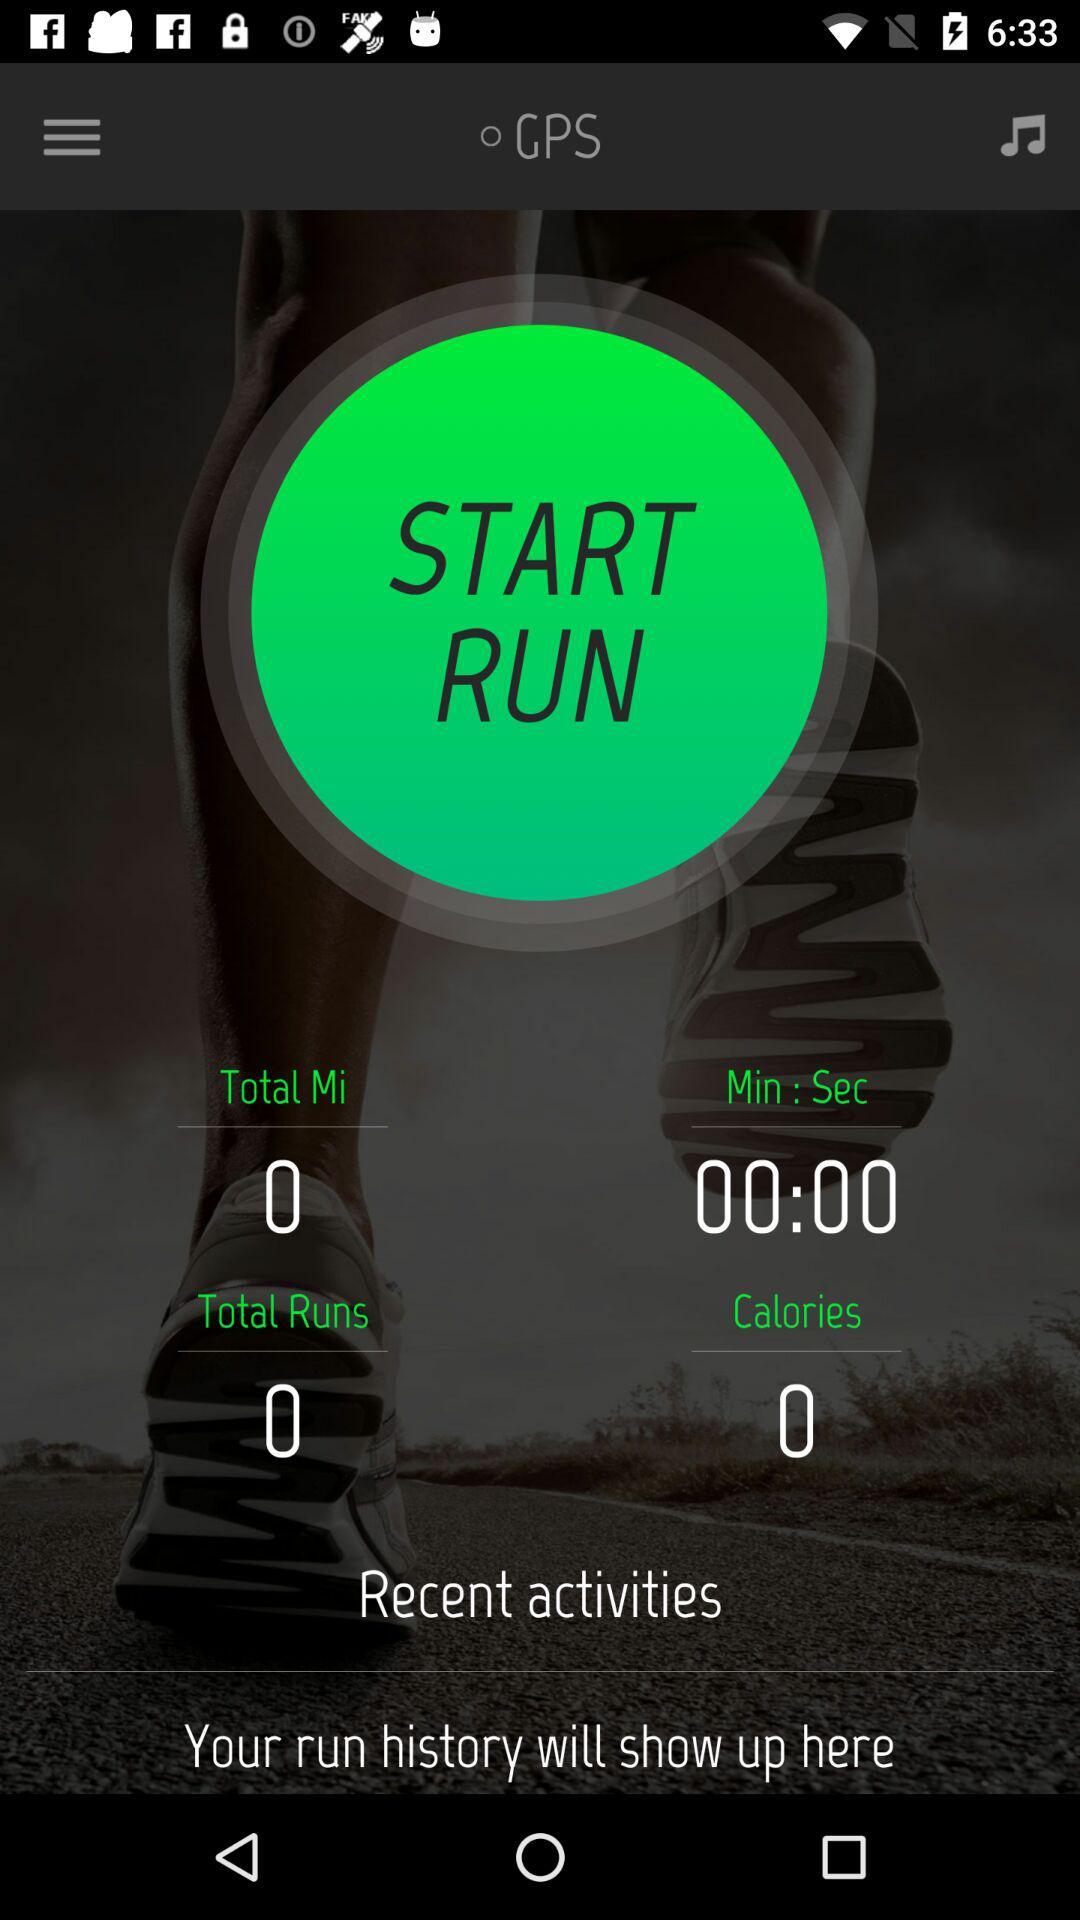 This screenshot has height=1920, width=1080. Describe the element at coordinates (79, 135) in the screenshot. I see `item at the top left corner` at that location.